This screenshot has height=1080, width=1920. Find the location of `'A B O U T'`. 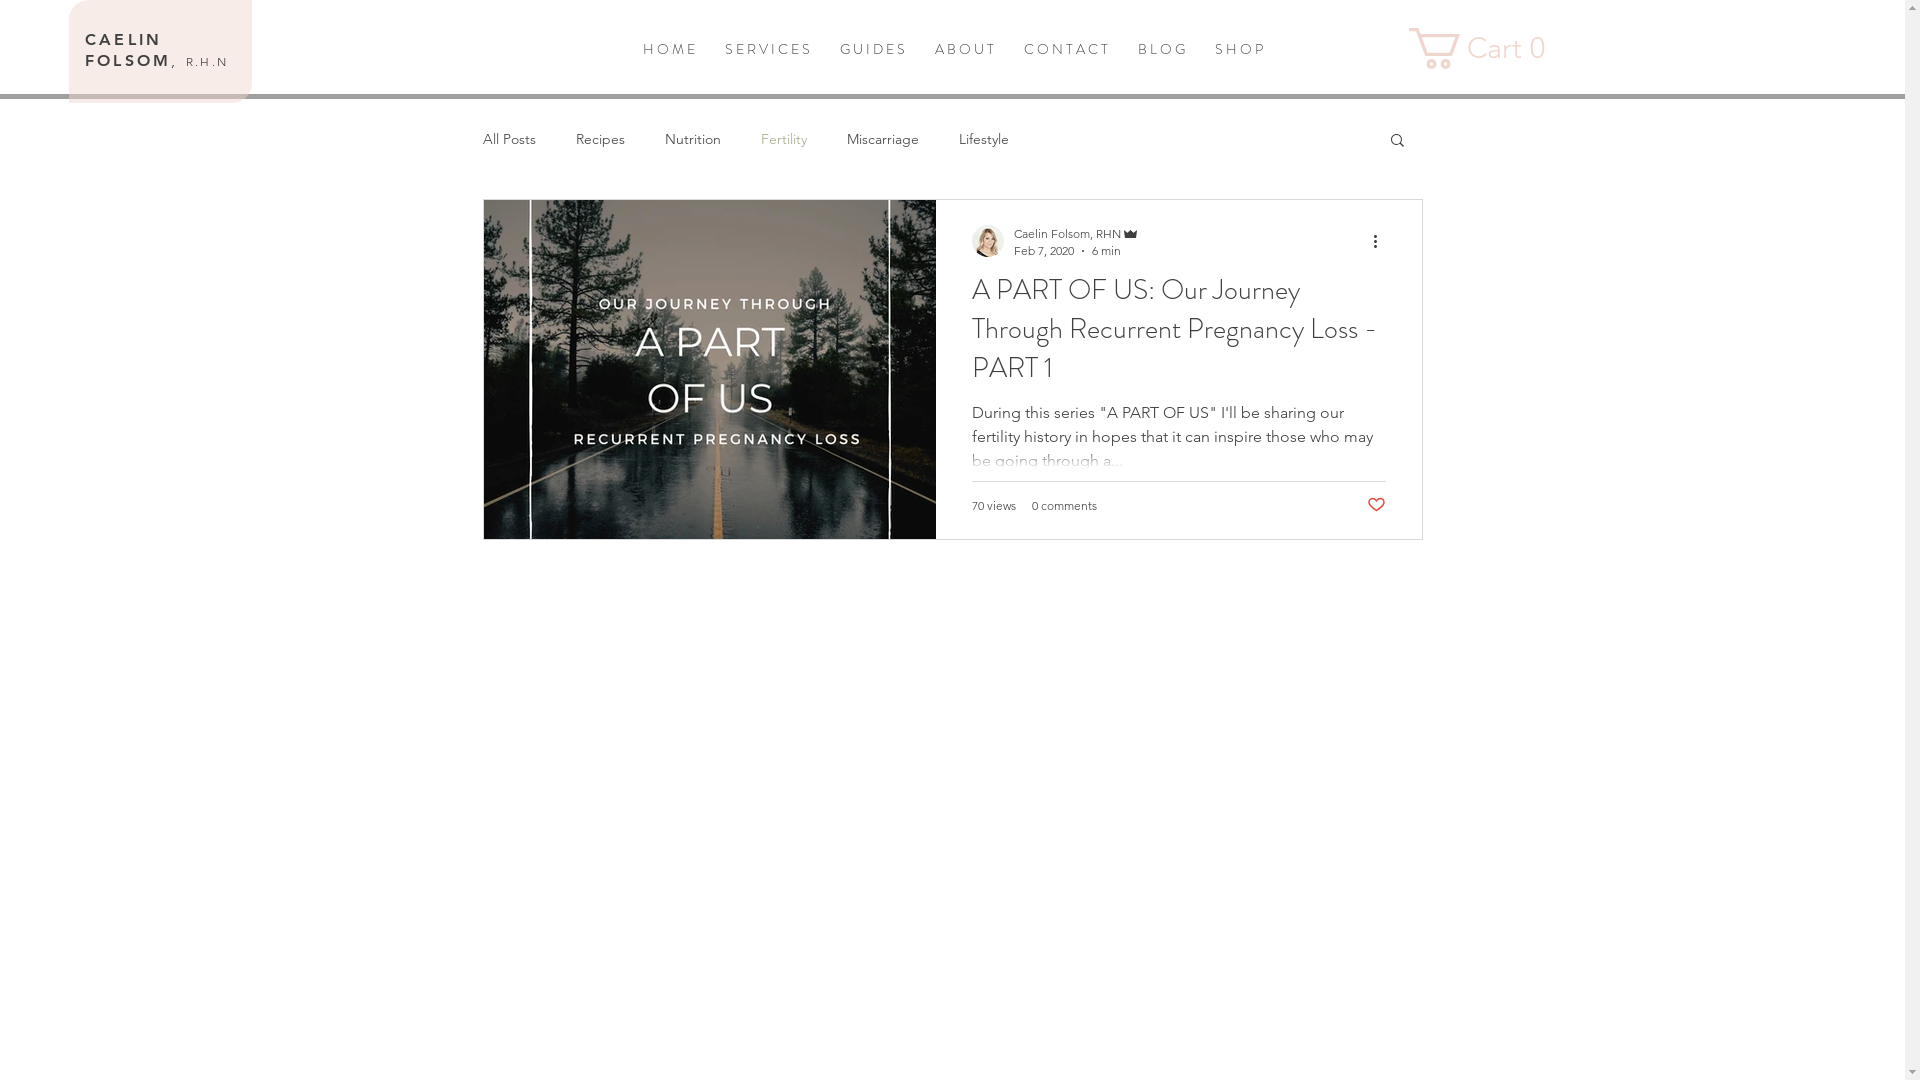

'A B O U T' is located at coordinates (964, 48).